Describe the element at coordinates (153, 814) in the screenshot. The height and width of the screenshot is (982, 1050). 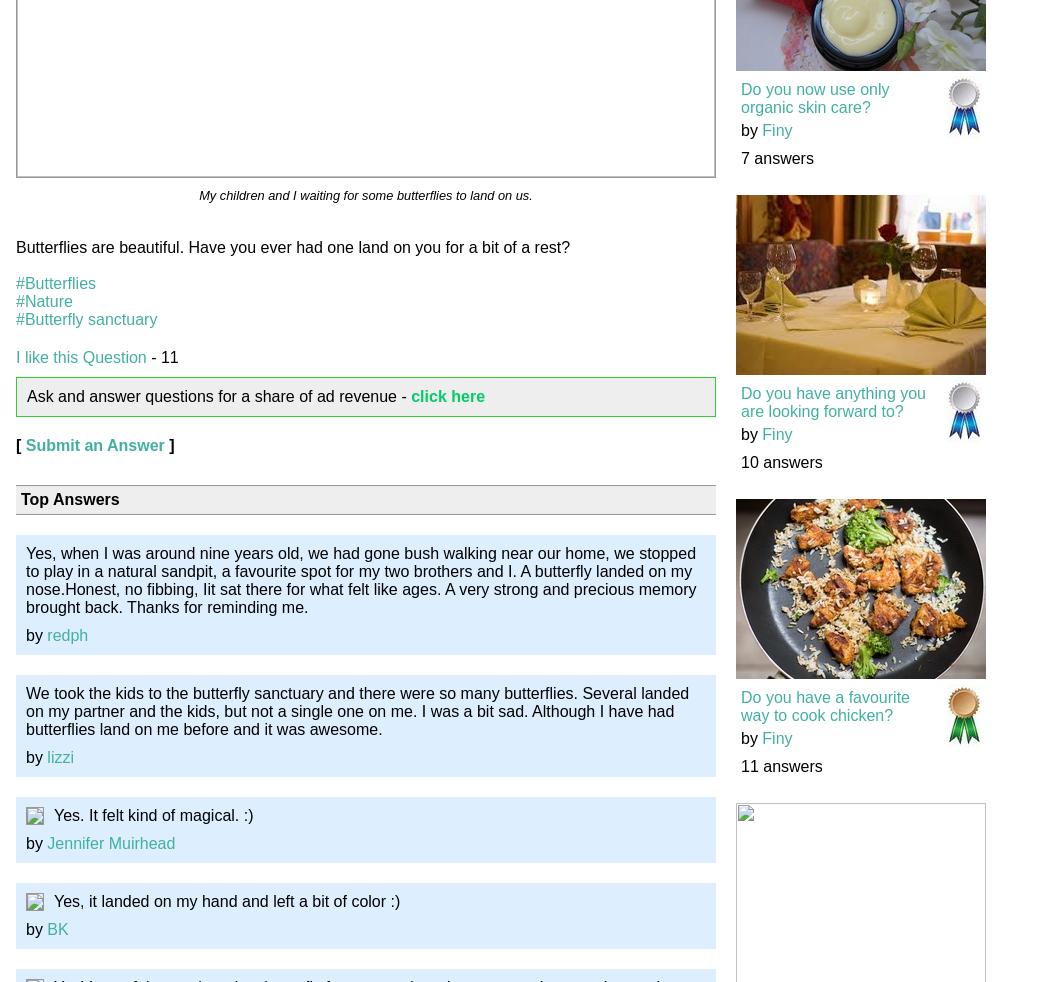
I see `'Yes. It felt kind of magical. :)'` at that location.